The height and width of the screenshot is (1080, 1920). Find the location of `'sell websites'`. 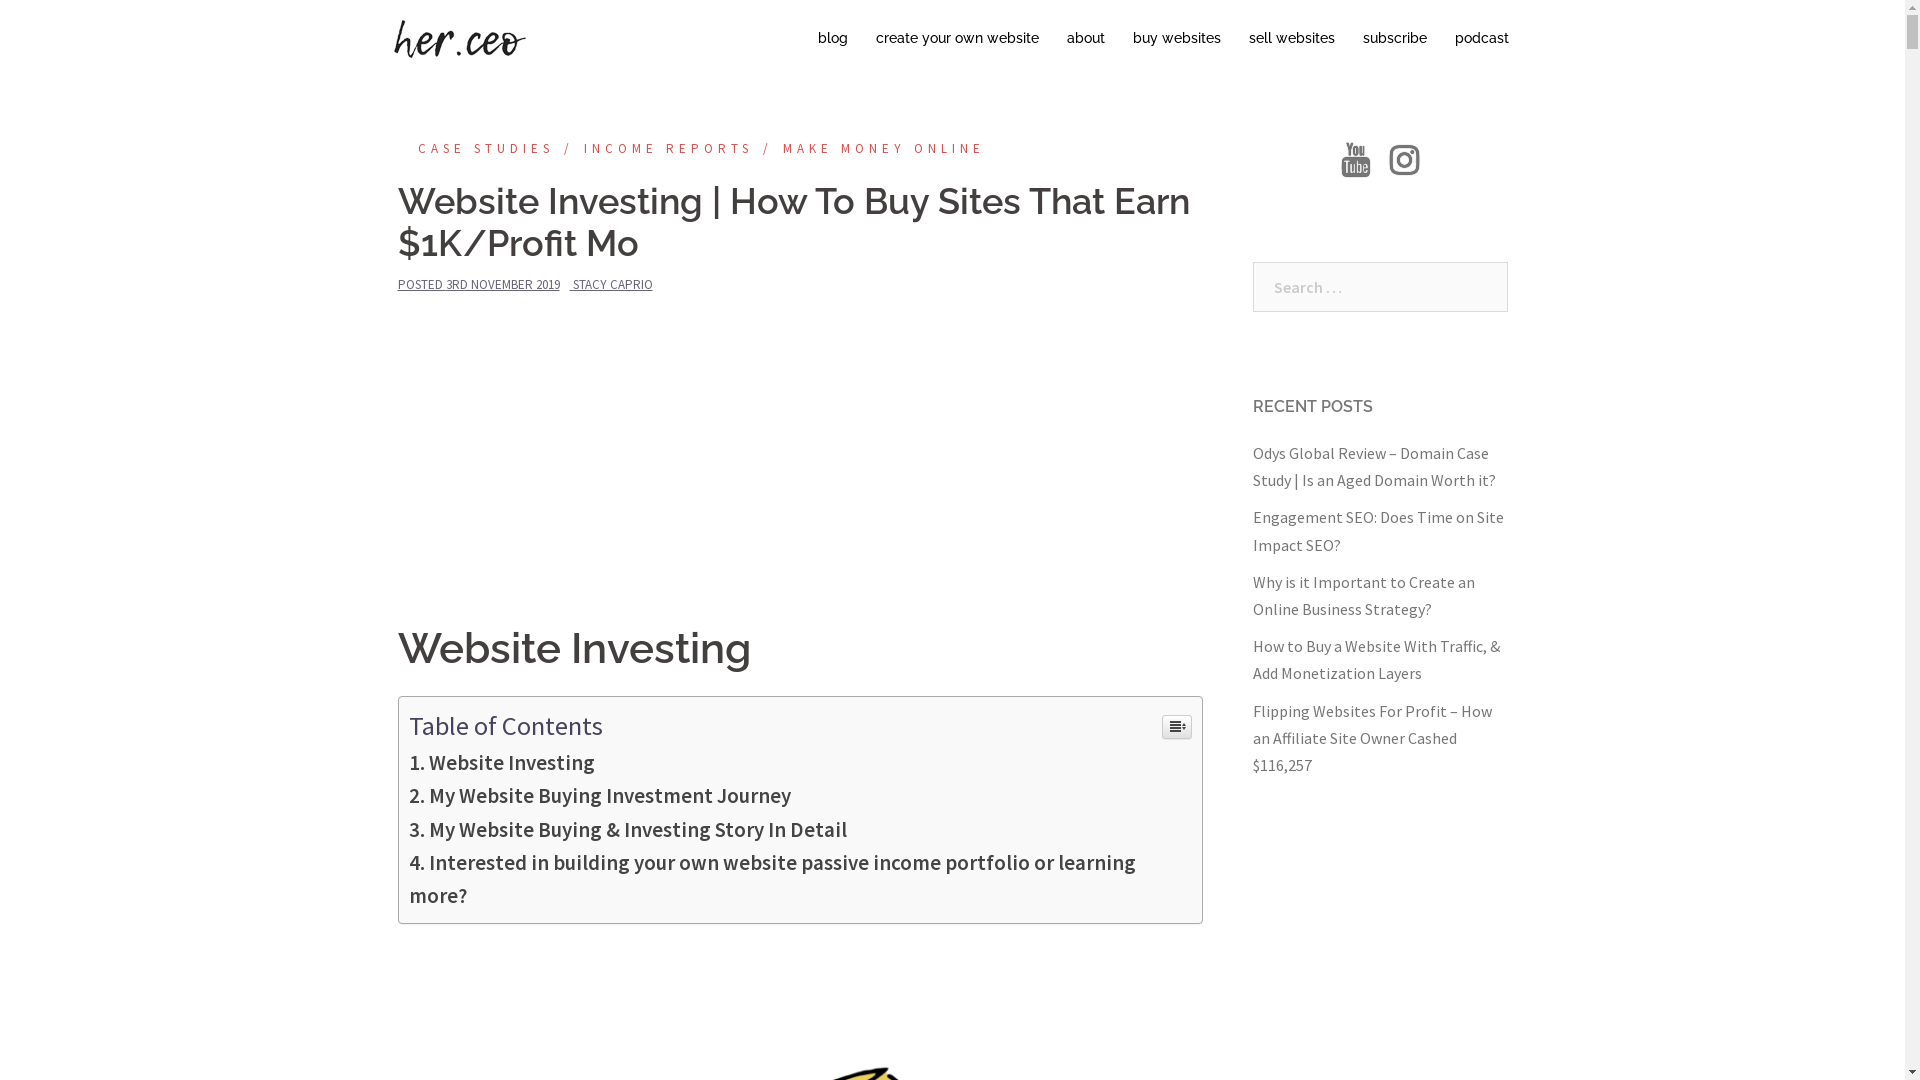

'sell websites' is located at coordinates (1291, 38).